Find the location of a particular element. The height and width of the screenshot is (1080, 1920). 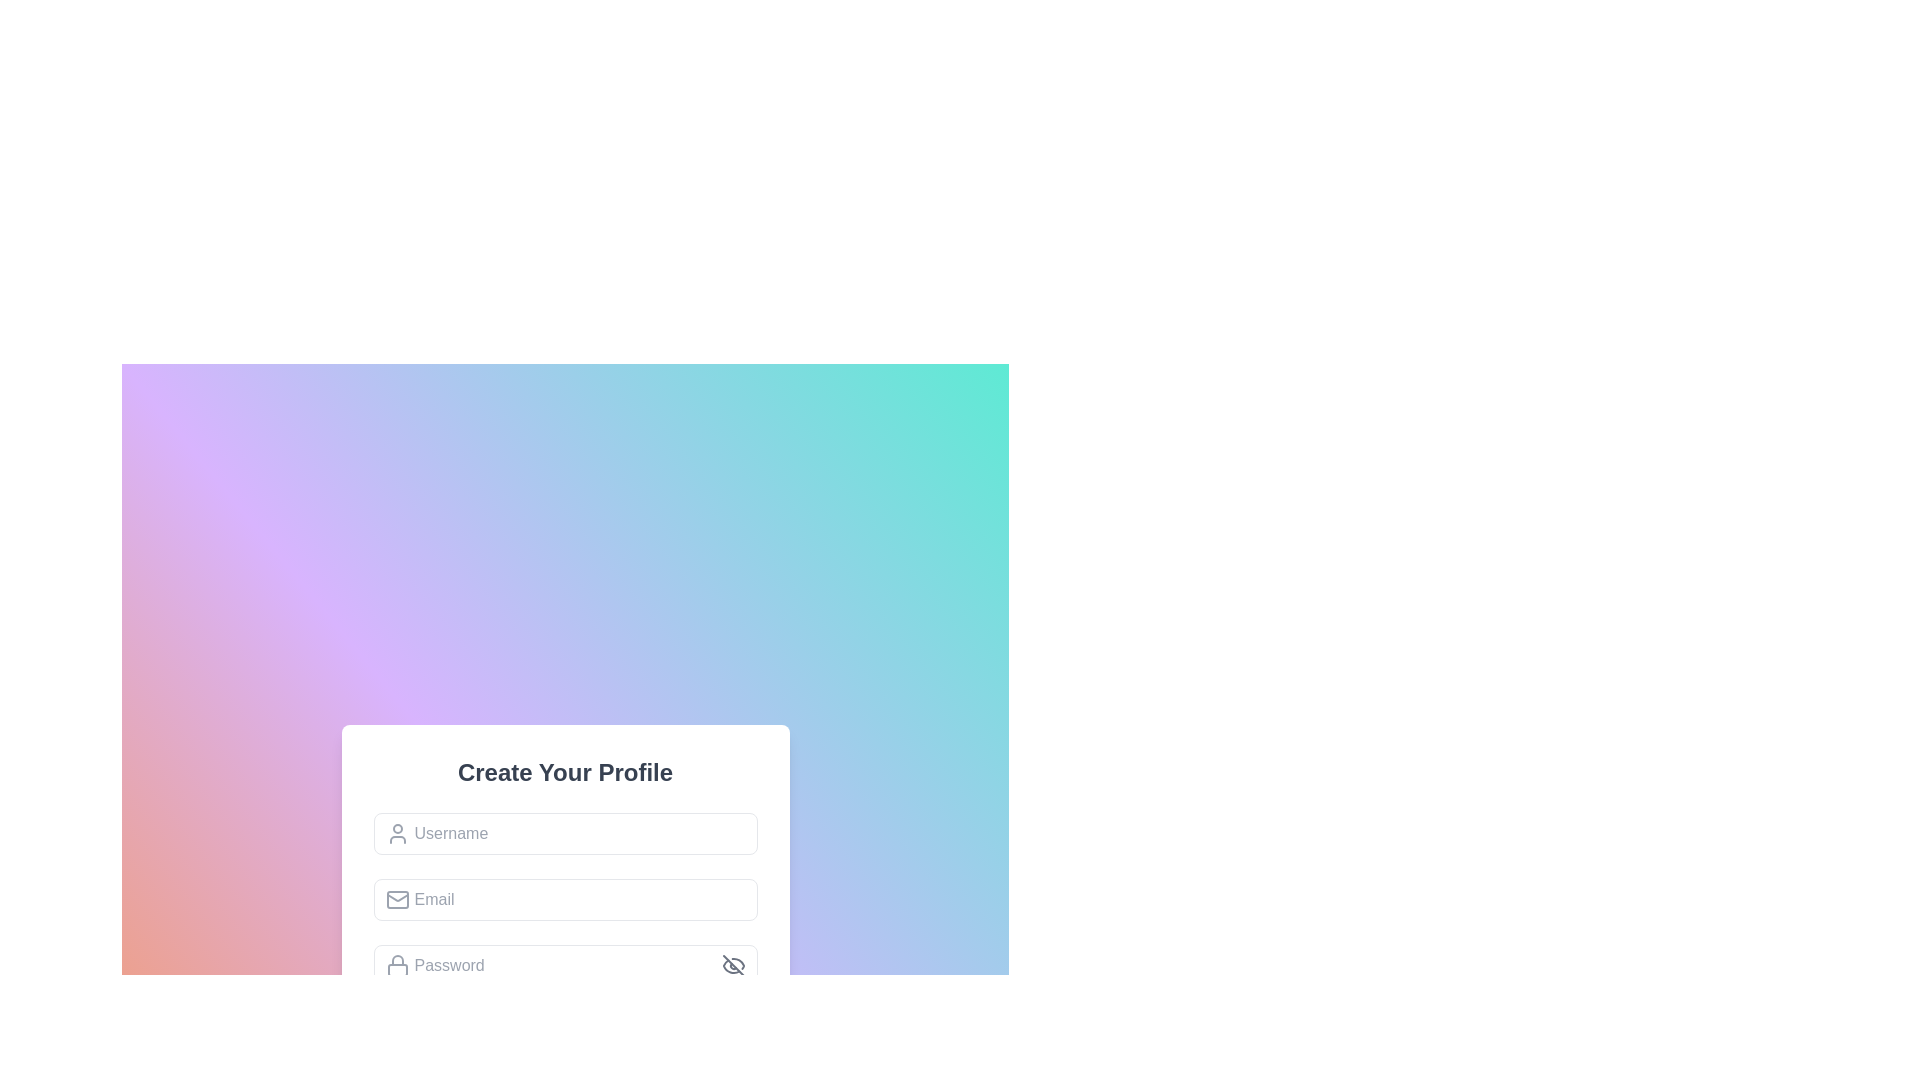

the 'hide password' button featuring an eye-with-slash icon is located at coordinates (732, 964).